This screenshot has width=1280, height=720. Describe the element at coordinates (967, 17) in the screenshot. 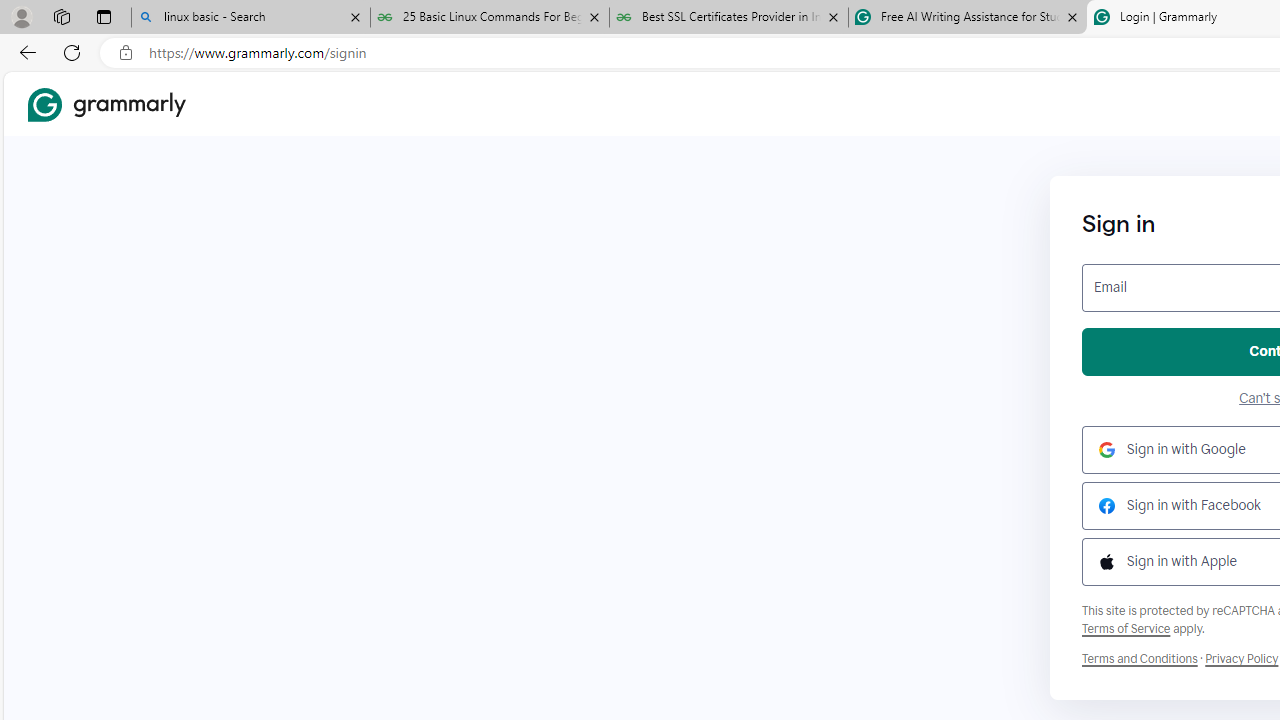

I see `'Free AI Writing Assistance for Students | Grammarly'` at that location.